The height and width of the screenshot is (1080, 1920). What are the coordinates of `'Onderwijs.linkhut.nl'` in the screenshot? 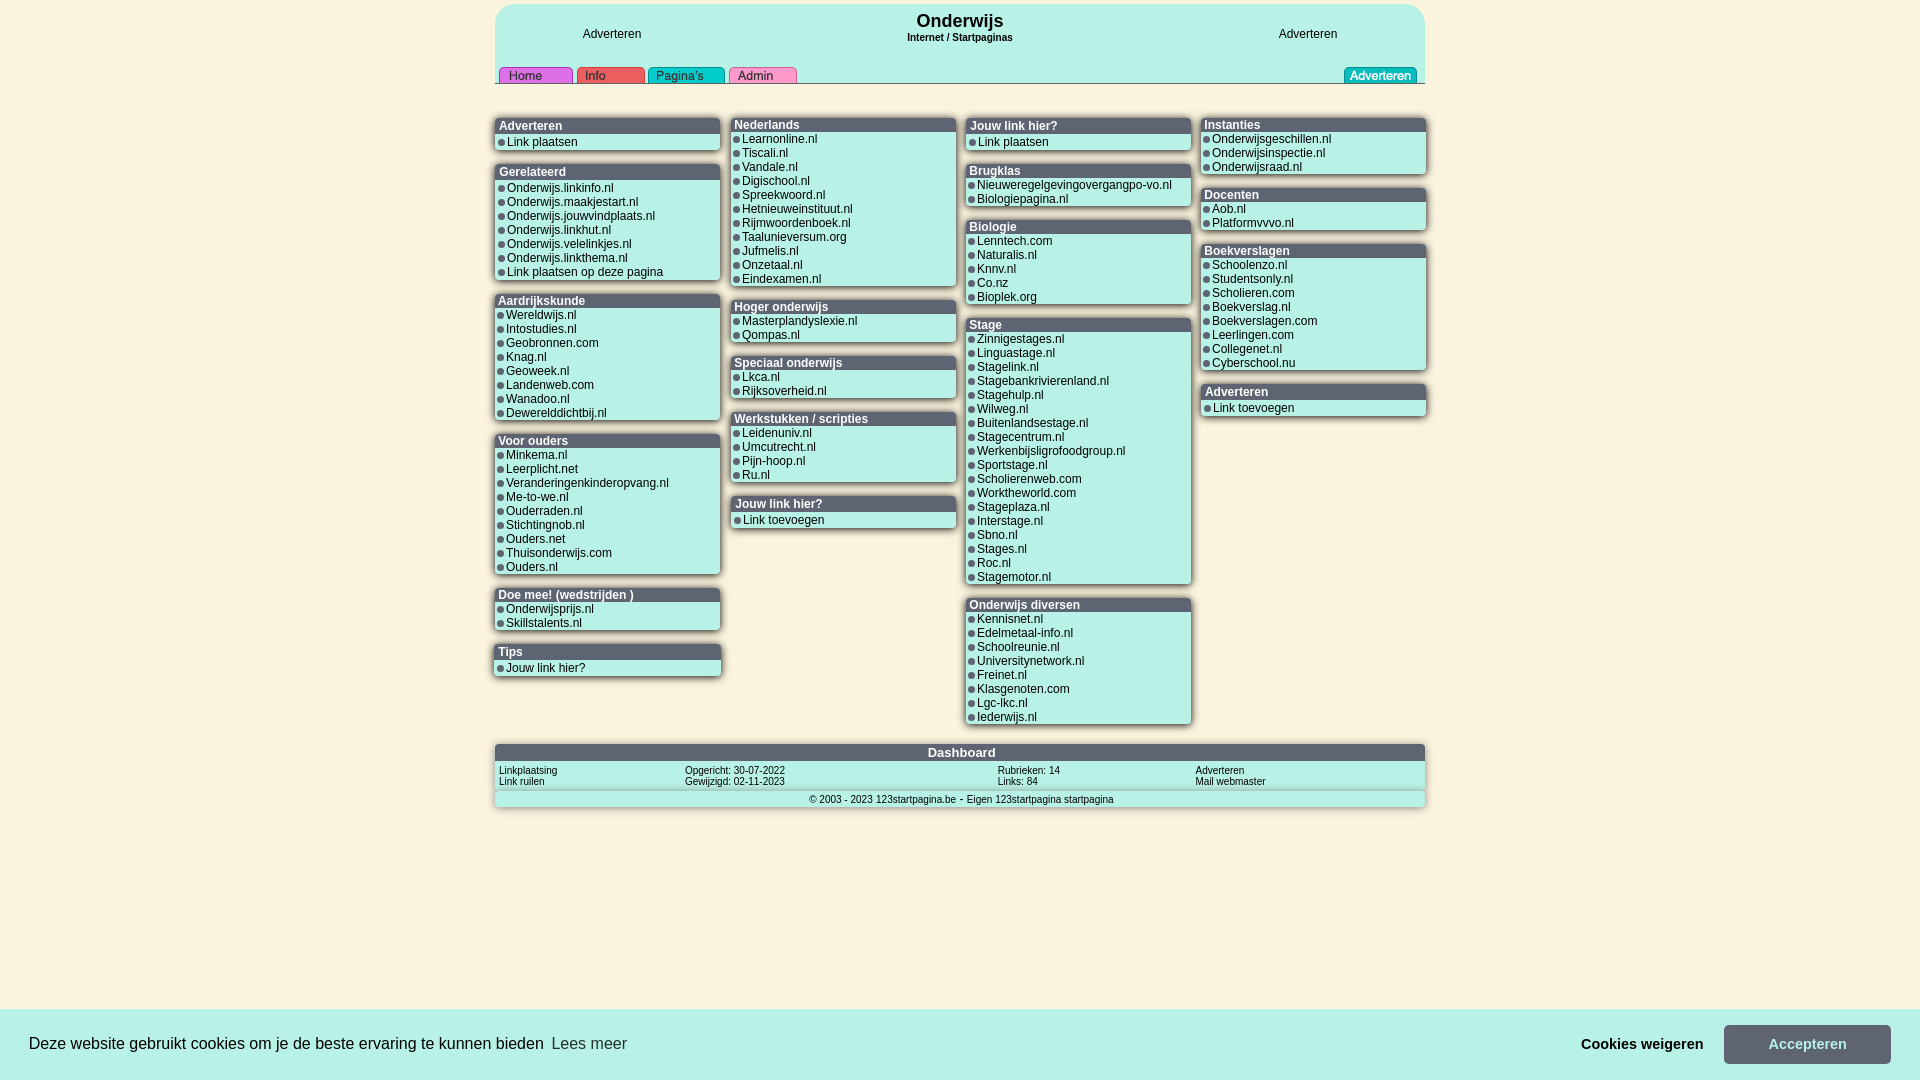 It's located at (558, 229).